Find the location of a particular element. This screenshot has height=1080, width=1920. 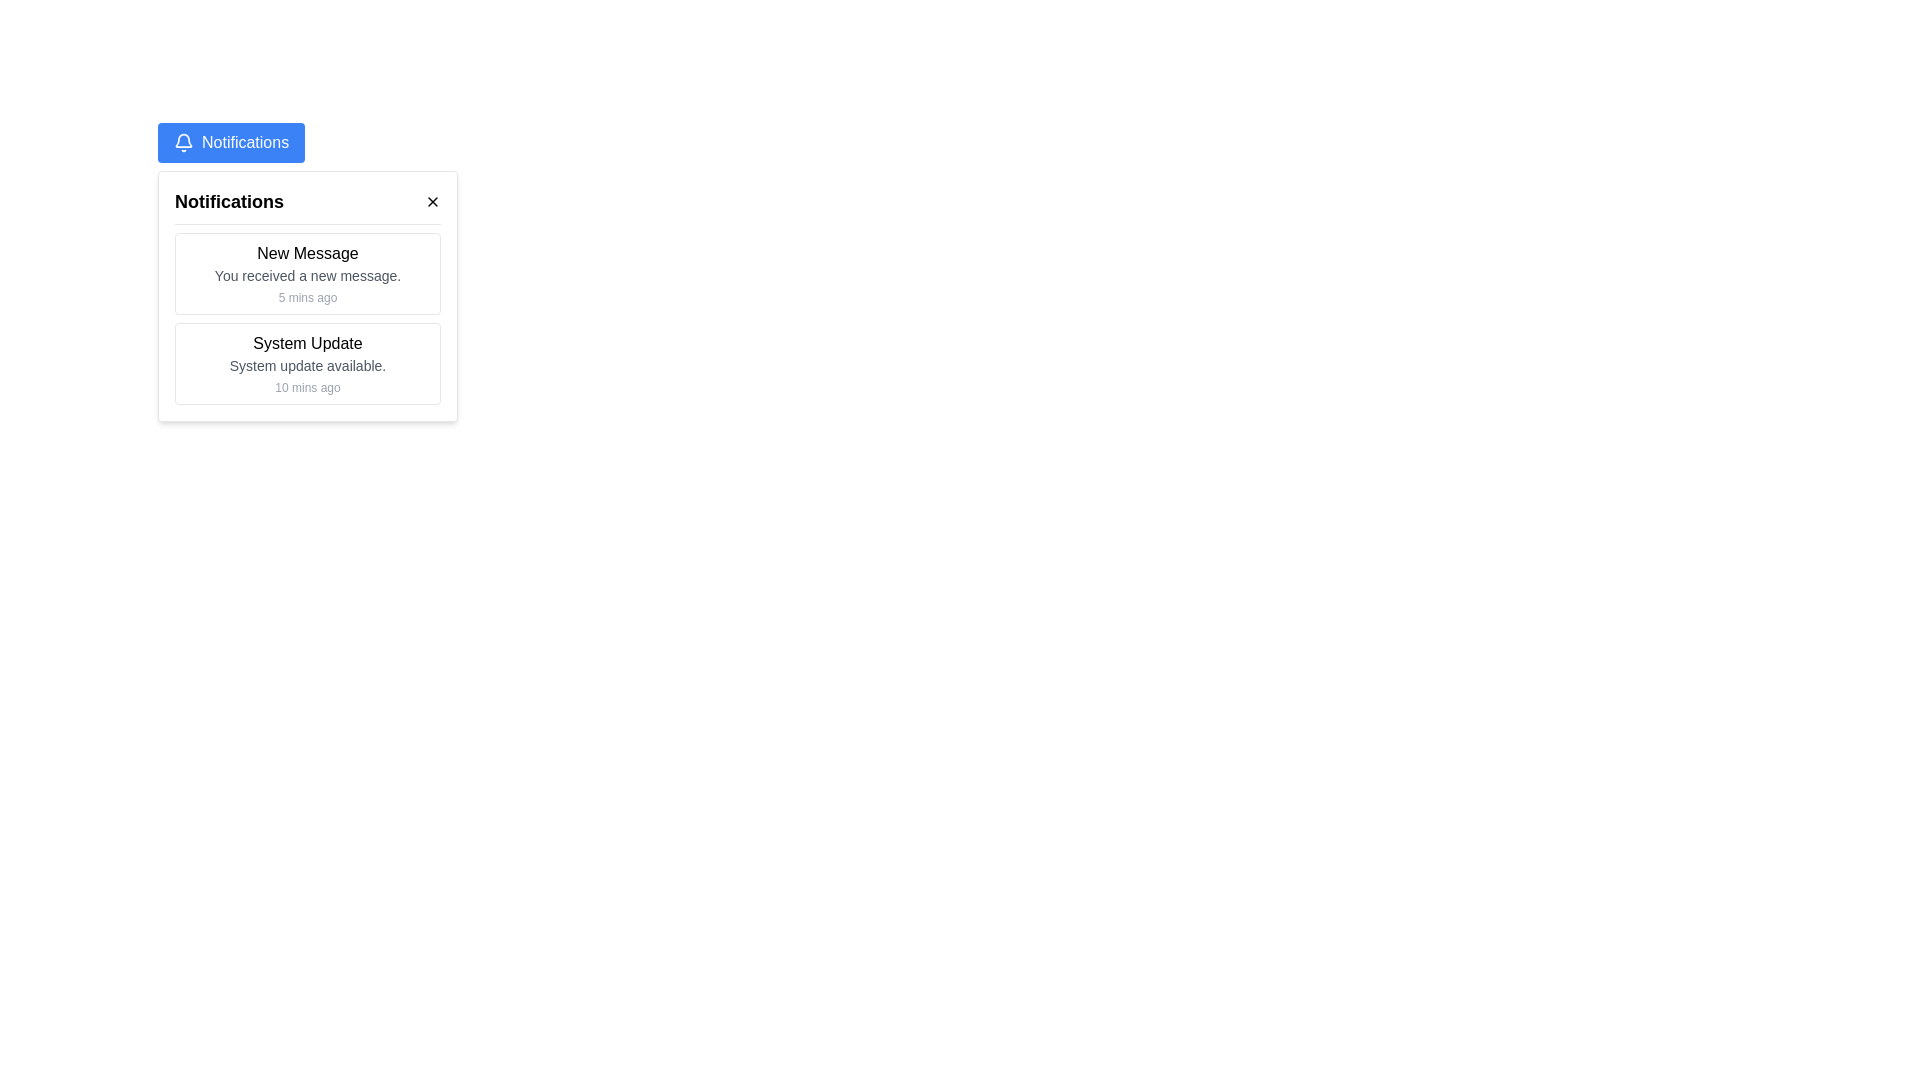

the visual appearance of the bell icon within the 'Notifications' button, which is the left-most component of the button is located at coordinates (183, 141).